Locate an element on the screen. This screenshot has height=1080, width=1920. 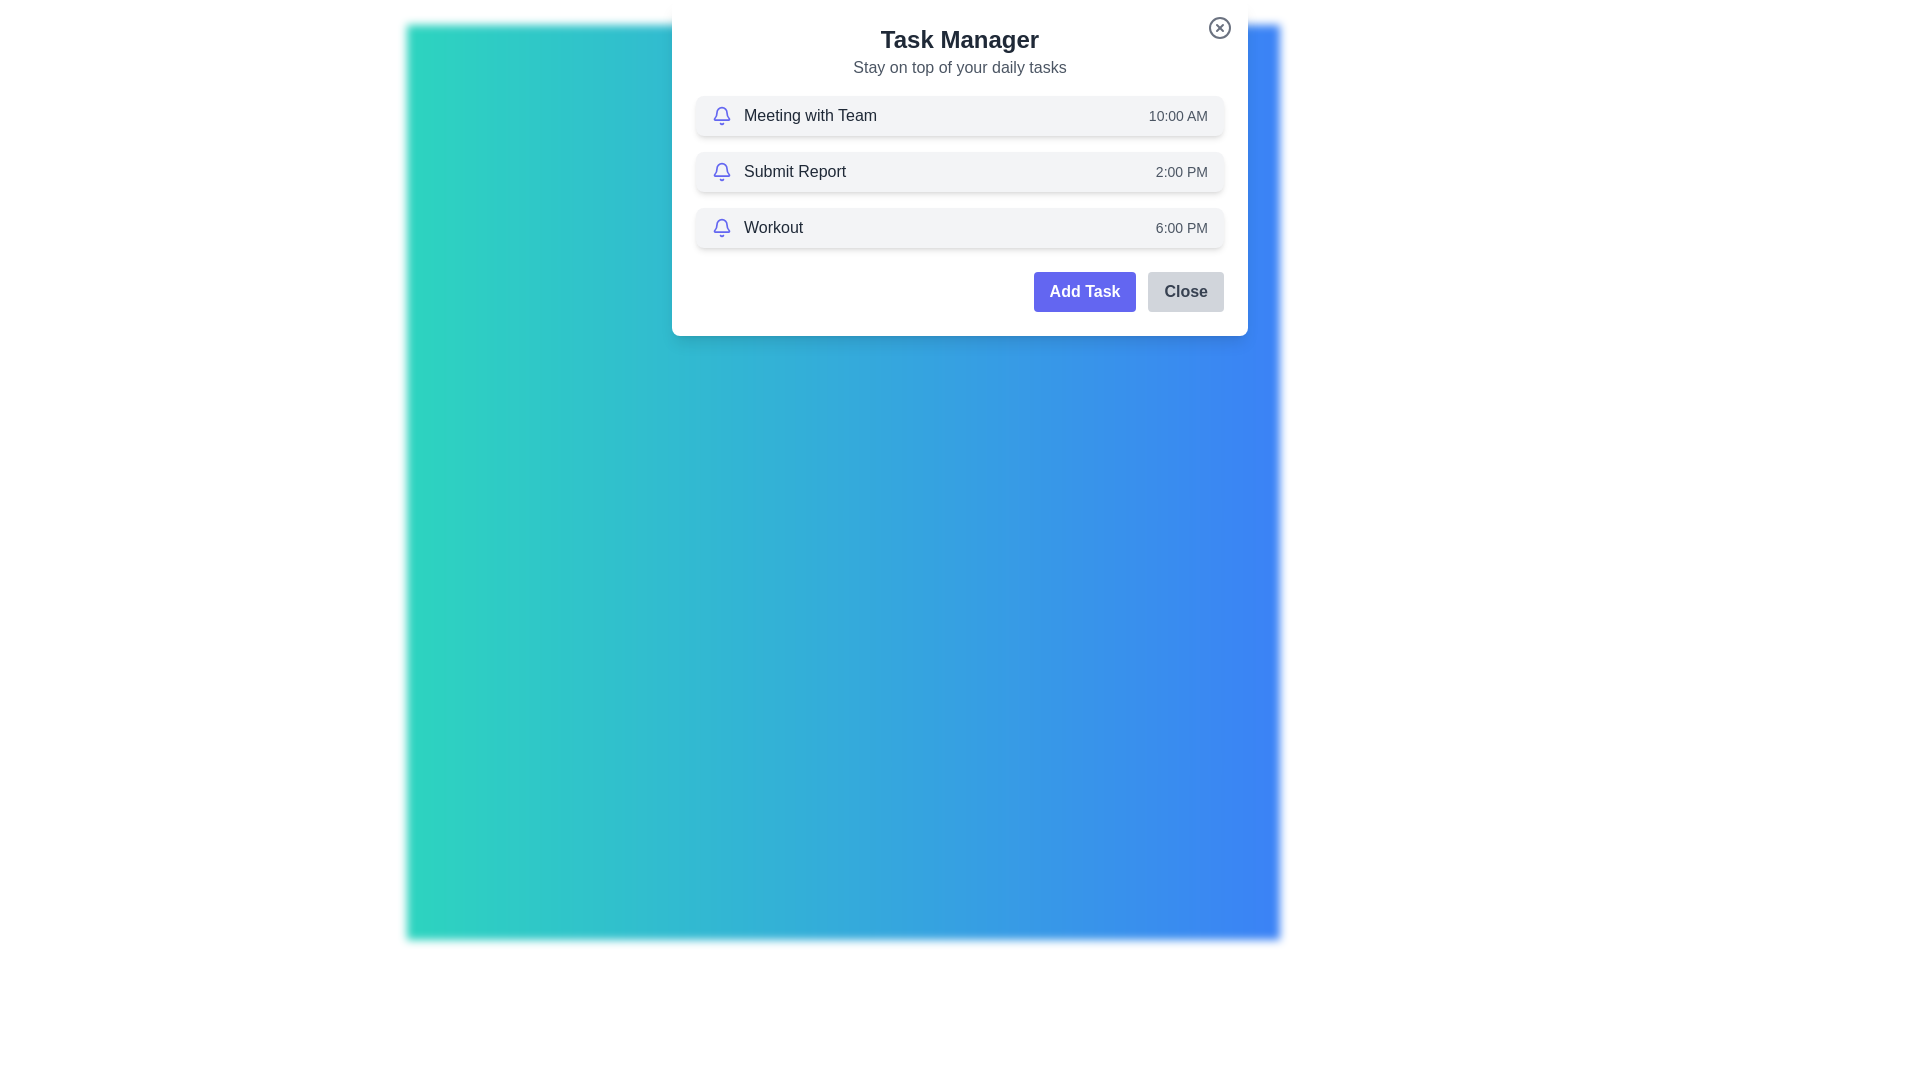
the circular button with a cross shape in its center located in the top-right corner of the 'Task Manager' card is located at coordinates (1218, 27).